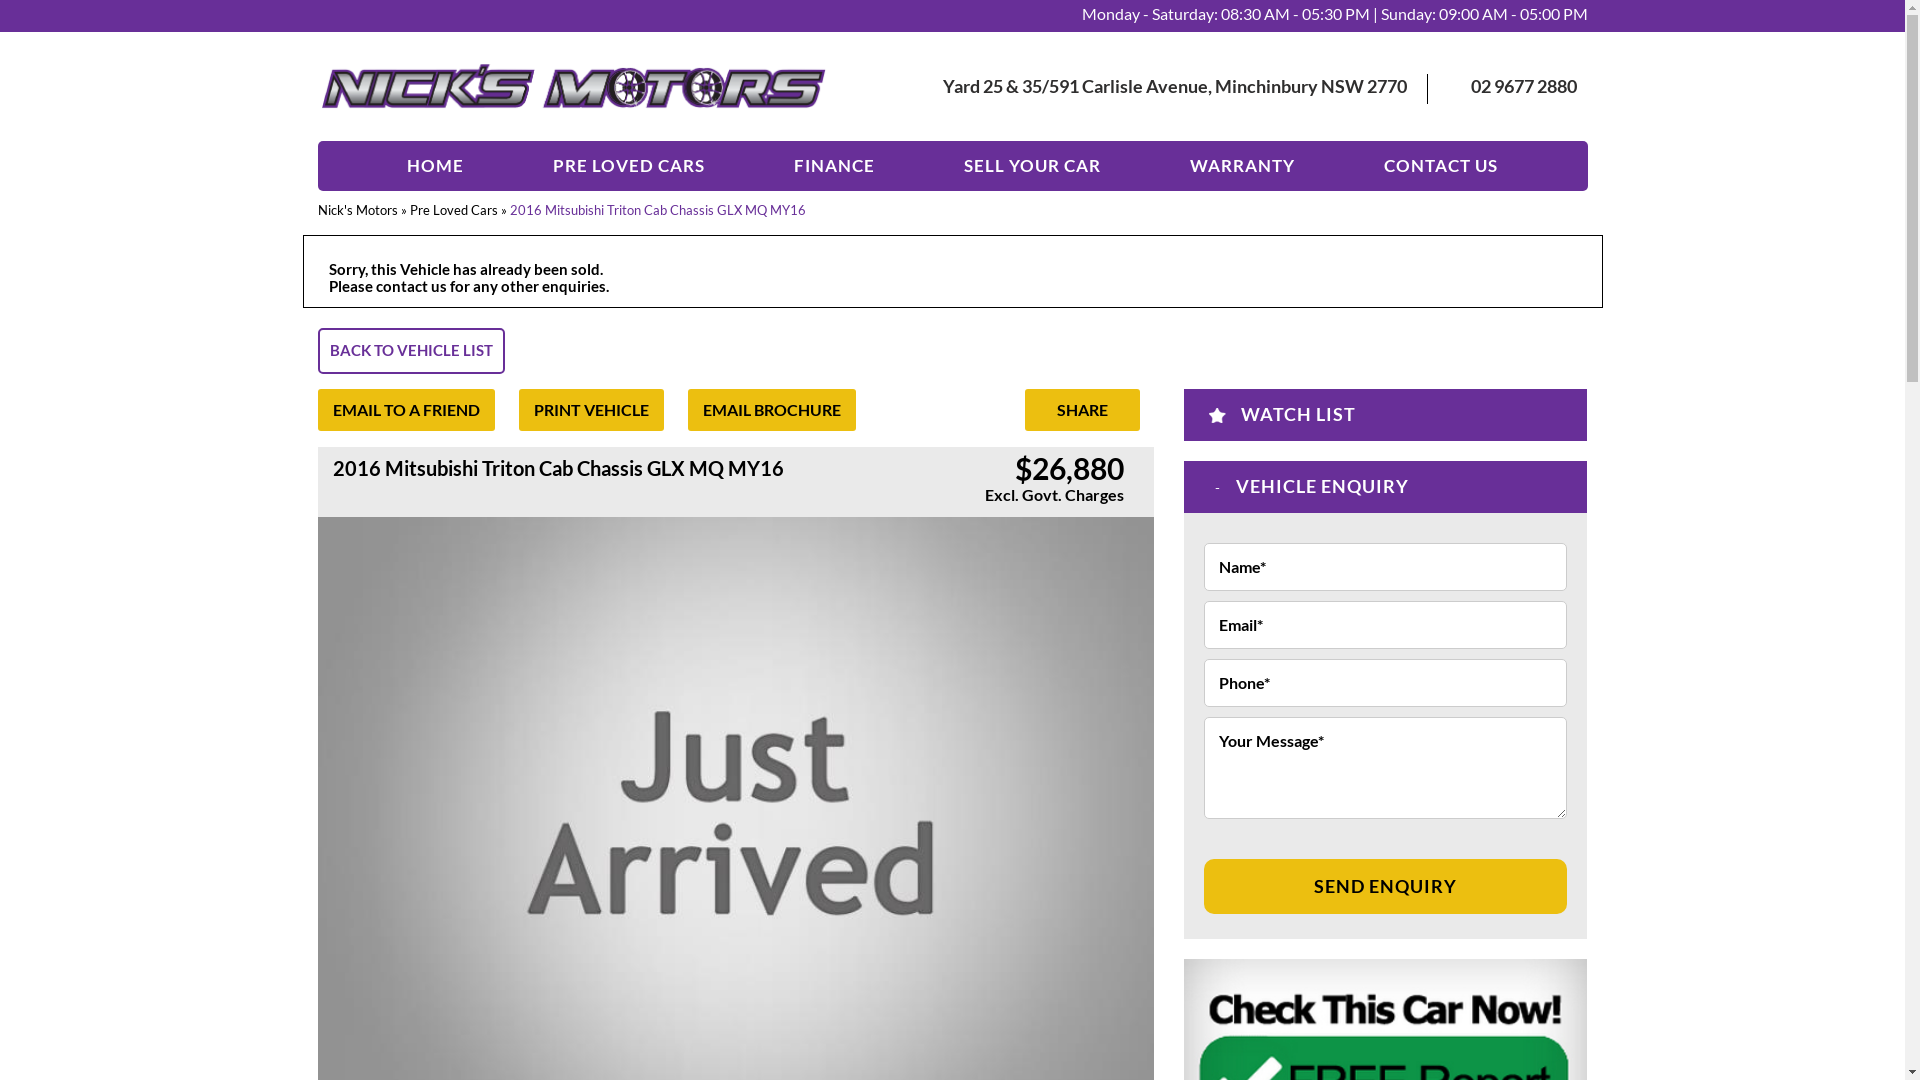 This screenshot has width=1920, height=1080. I want to click on 'WATCH LIST', so click(1298, 412).